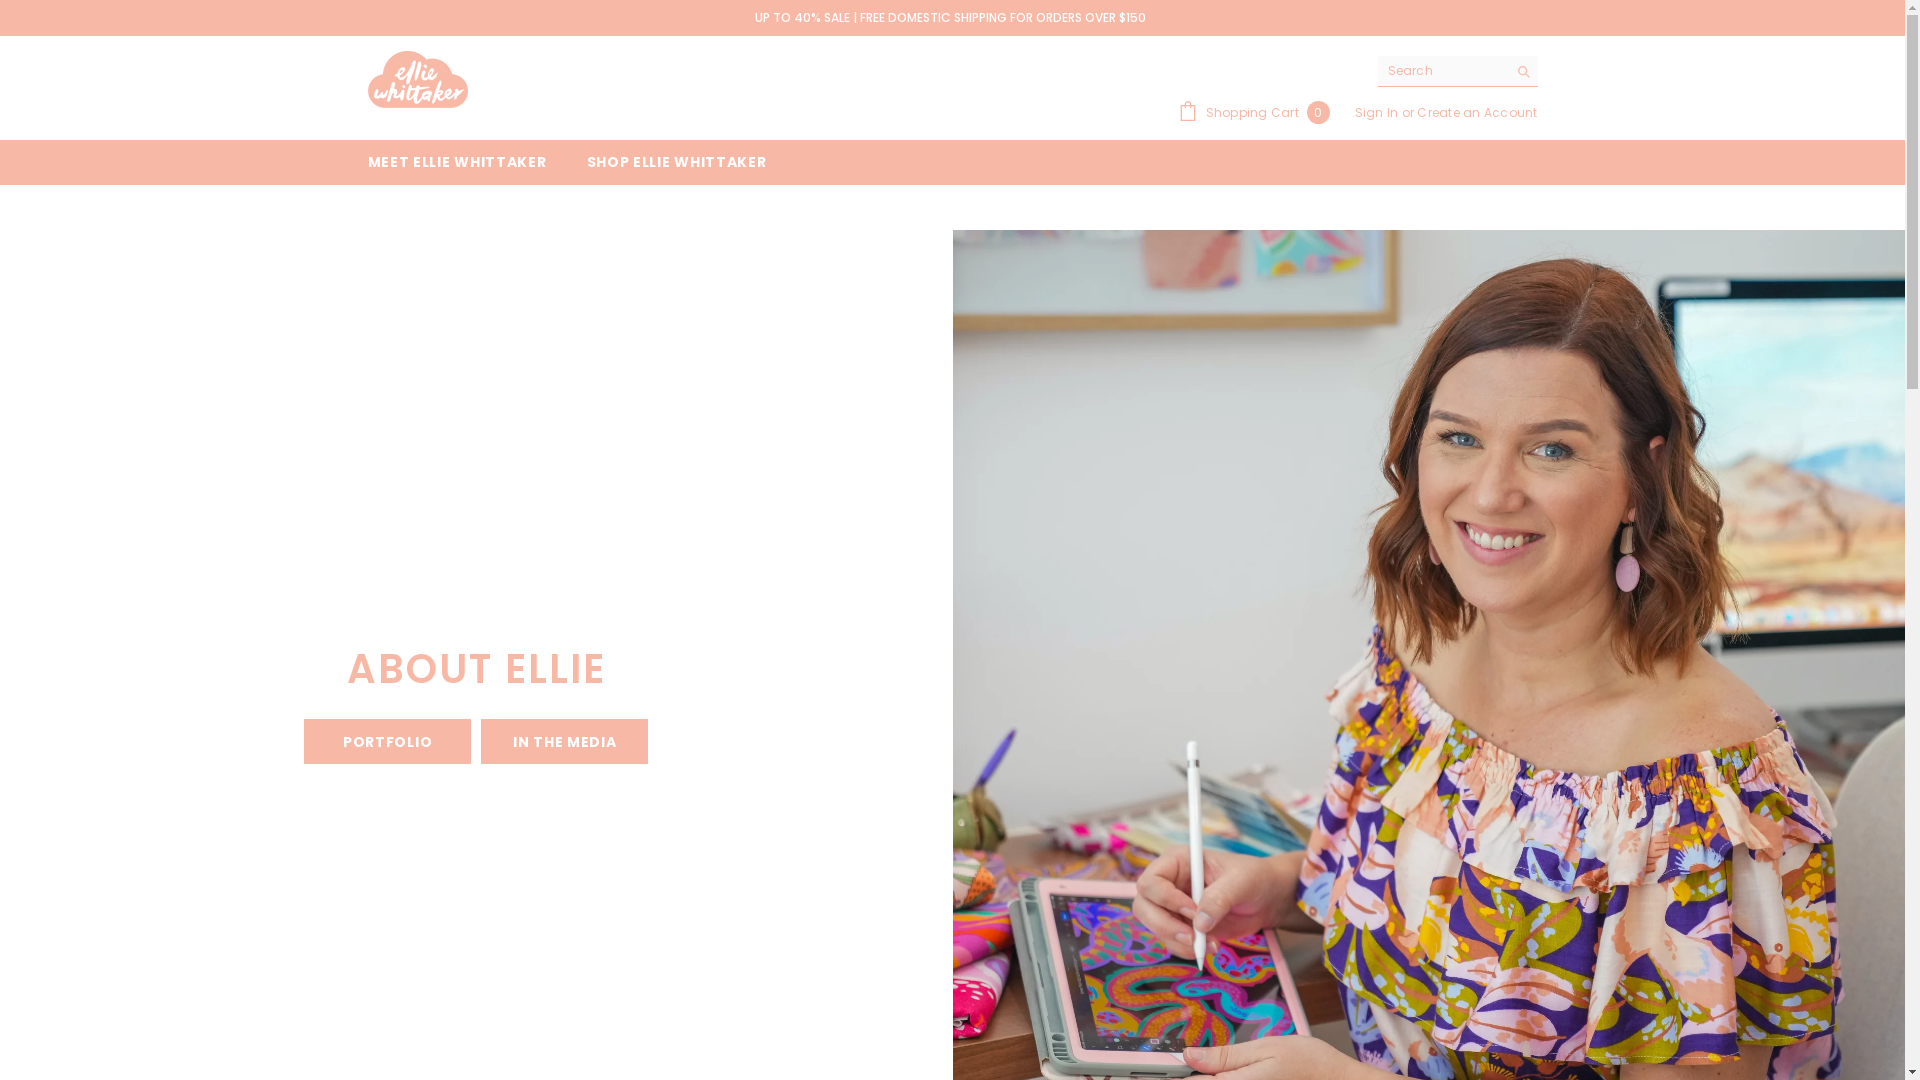 This screenshot has width=1920, height=1080. I want to click on 'Create an Account', so click(1415, 112).